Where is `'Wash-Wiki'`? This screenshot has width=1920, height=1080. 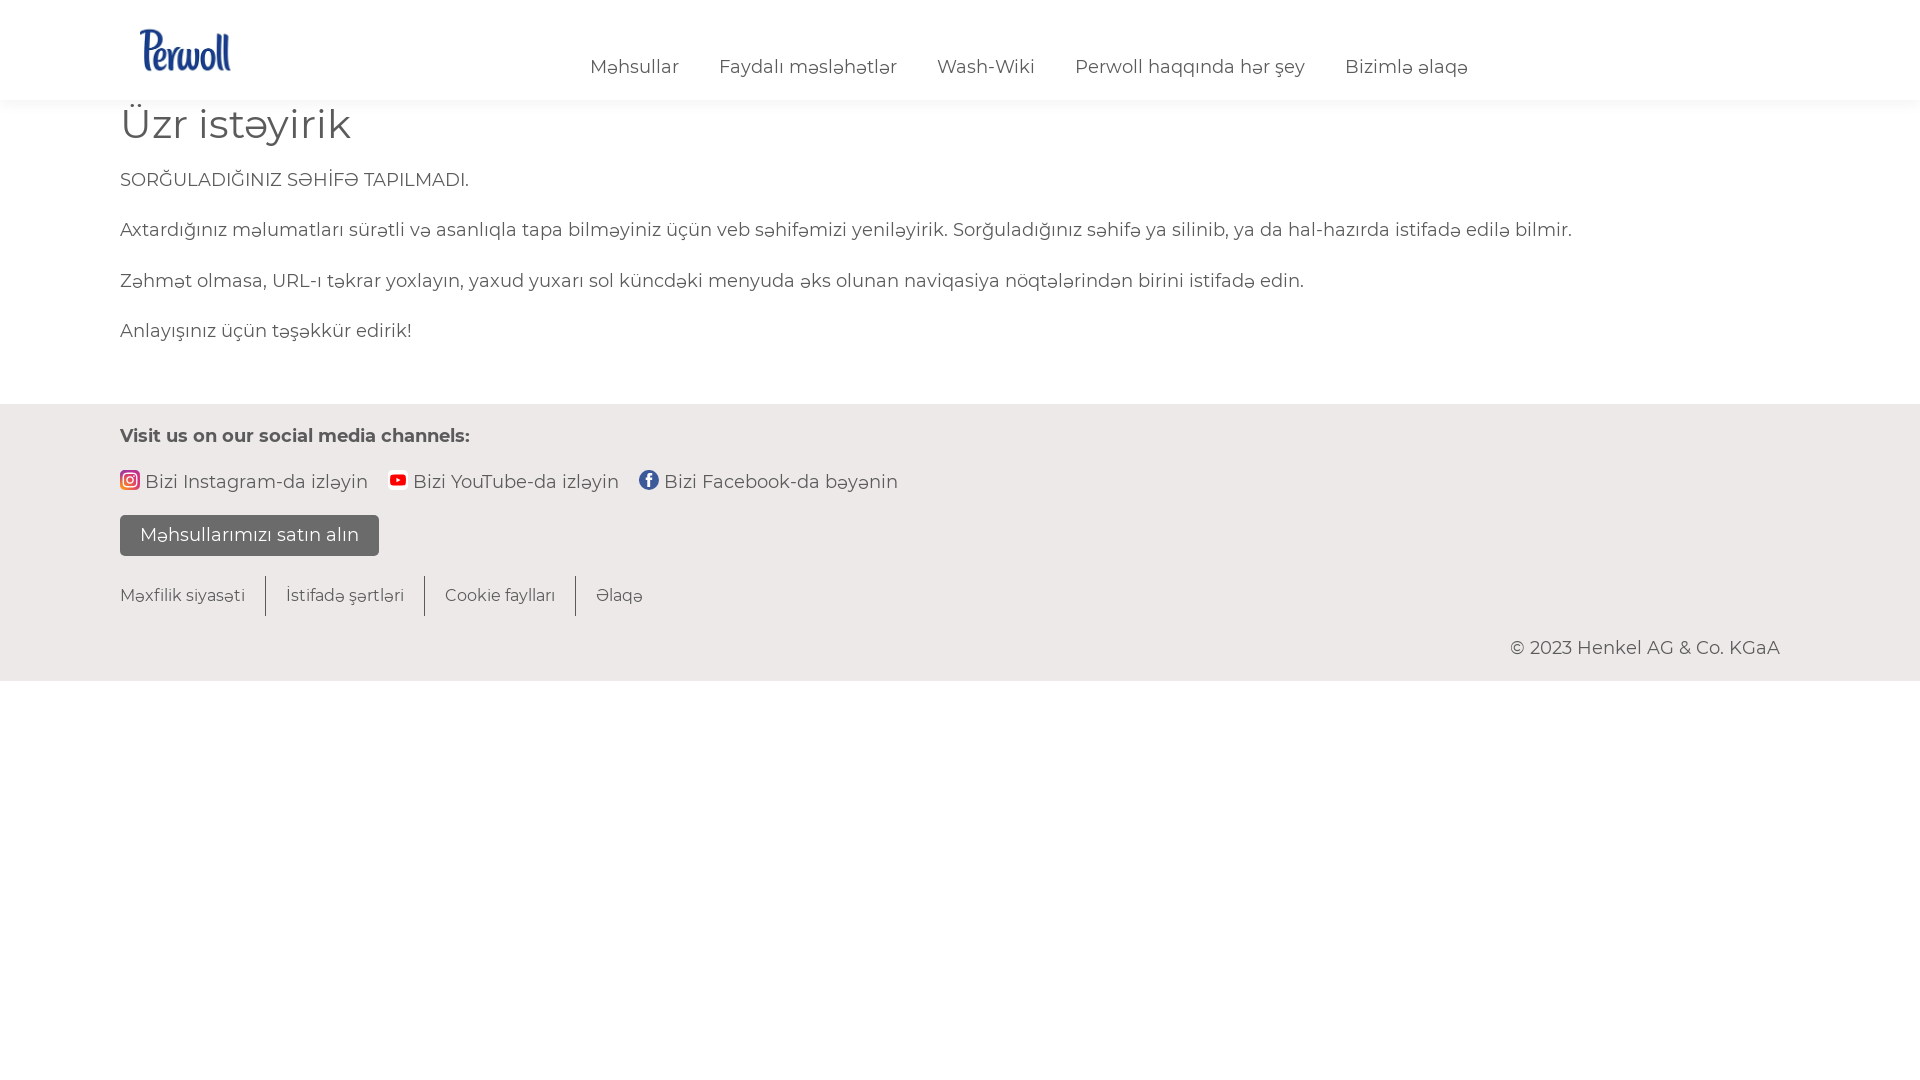 'Wash-Wiki' is located at coordinates (985, 67).